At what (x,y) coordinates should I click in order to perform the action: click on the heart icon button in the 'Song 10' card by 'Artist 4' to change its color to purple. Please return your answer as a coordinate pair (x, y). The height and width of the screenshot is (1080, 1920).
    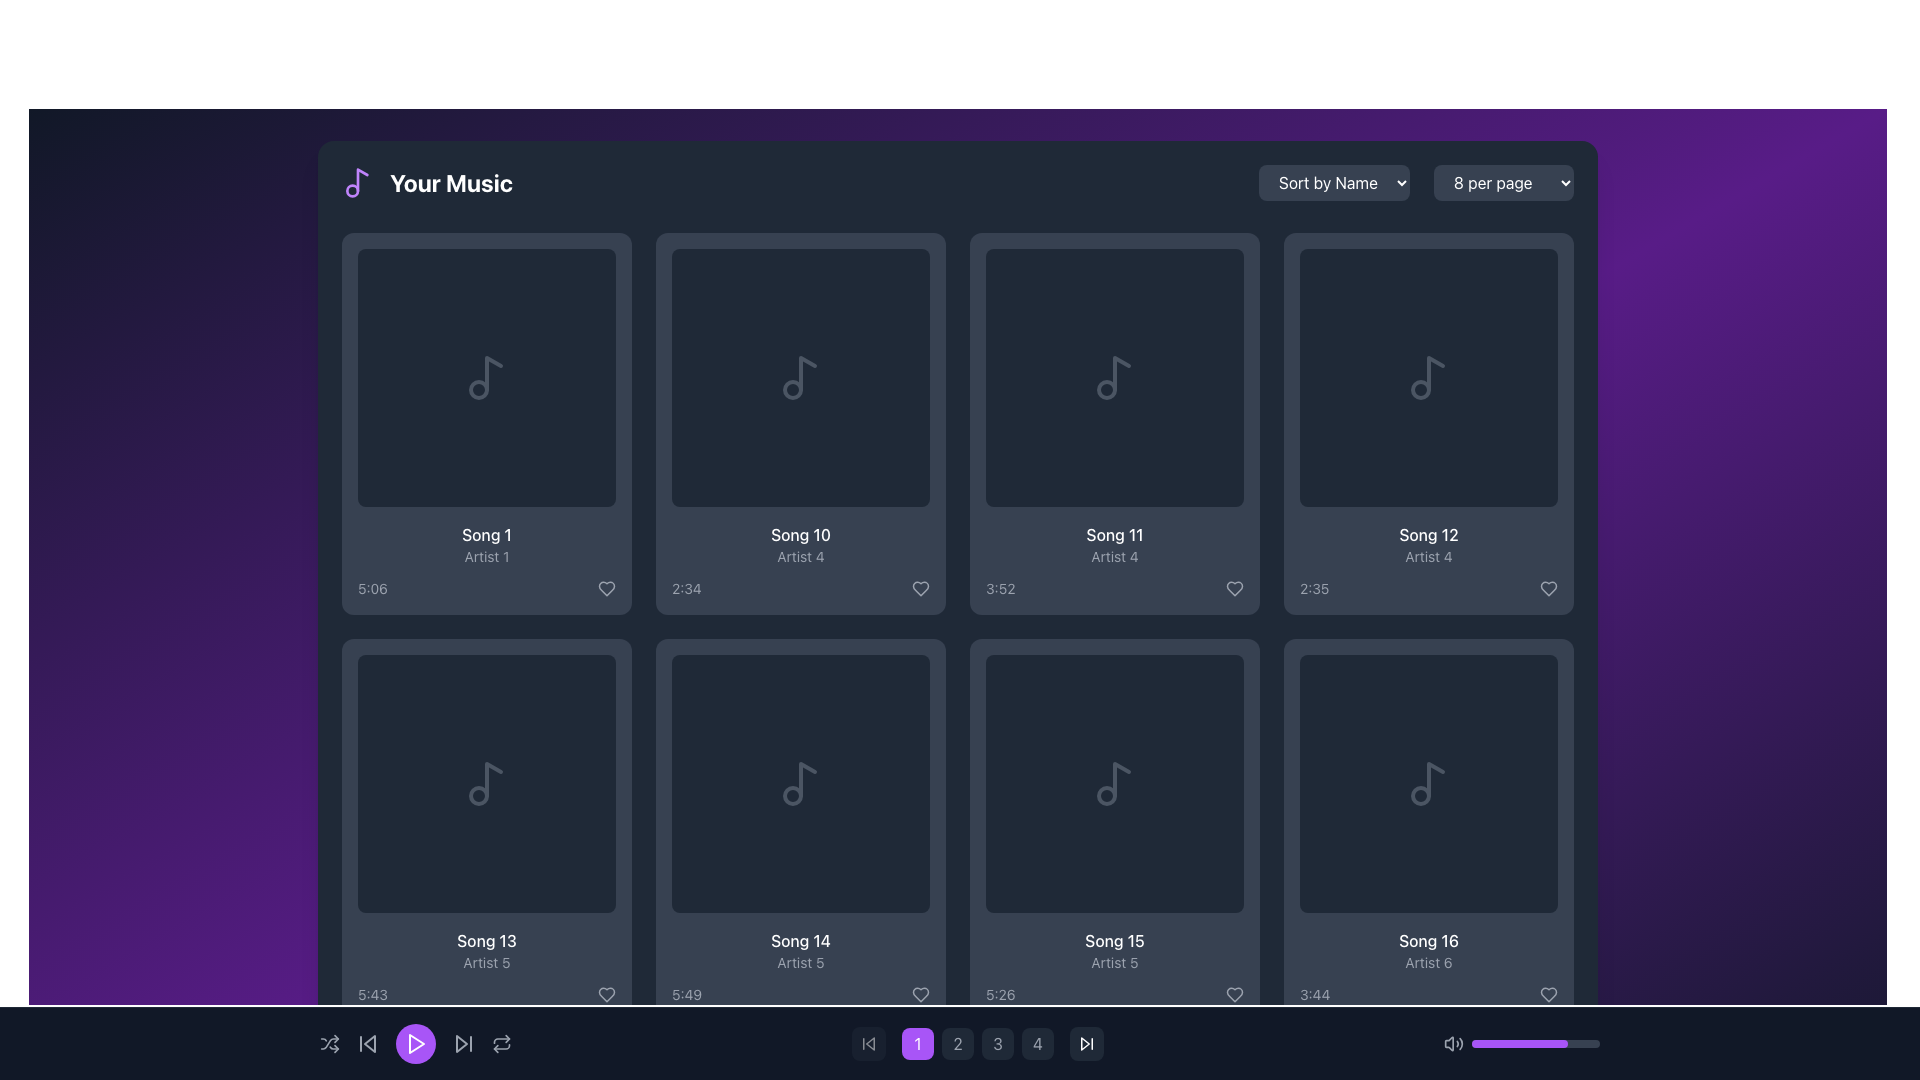
    Looking at the image, I should click on (920, 588).